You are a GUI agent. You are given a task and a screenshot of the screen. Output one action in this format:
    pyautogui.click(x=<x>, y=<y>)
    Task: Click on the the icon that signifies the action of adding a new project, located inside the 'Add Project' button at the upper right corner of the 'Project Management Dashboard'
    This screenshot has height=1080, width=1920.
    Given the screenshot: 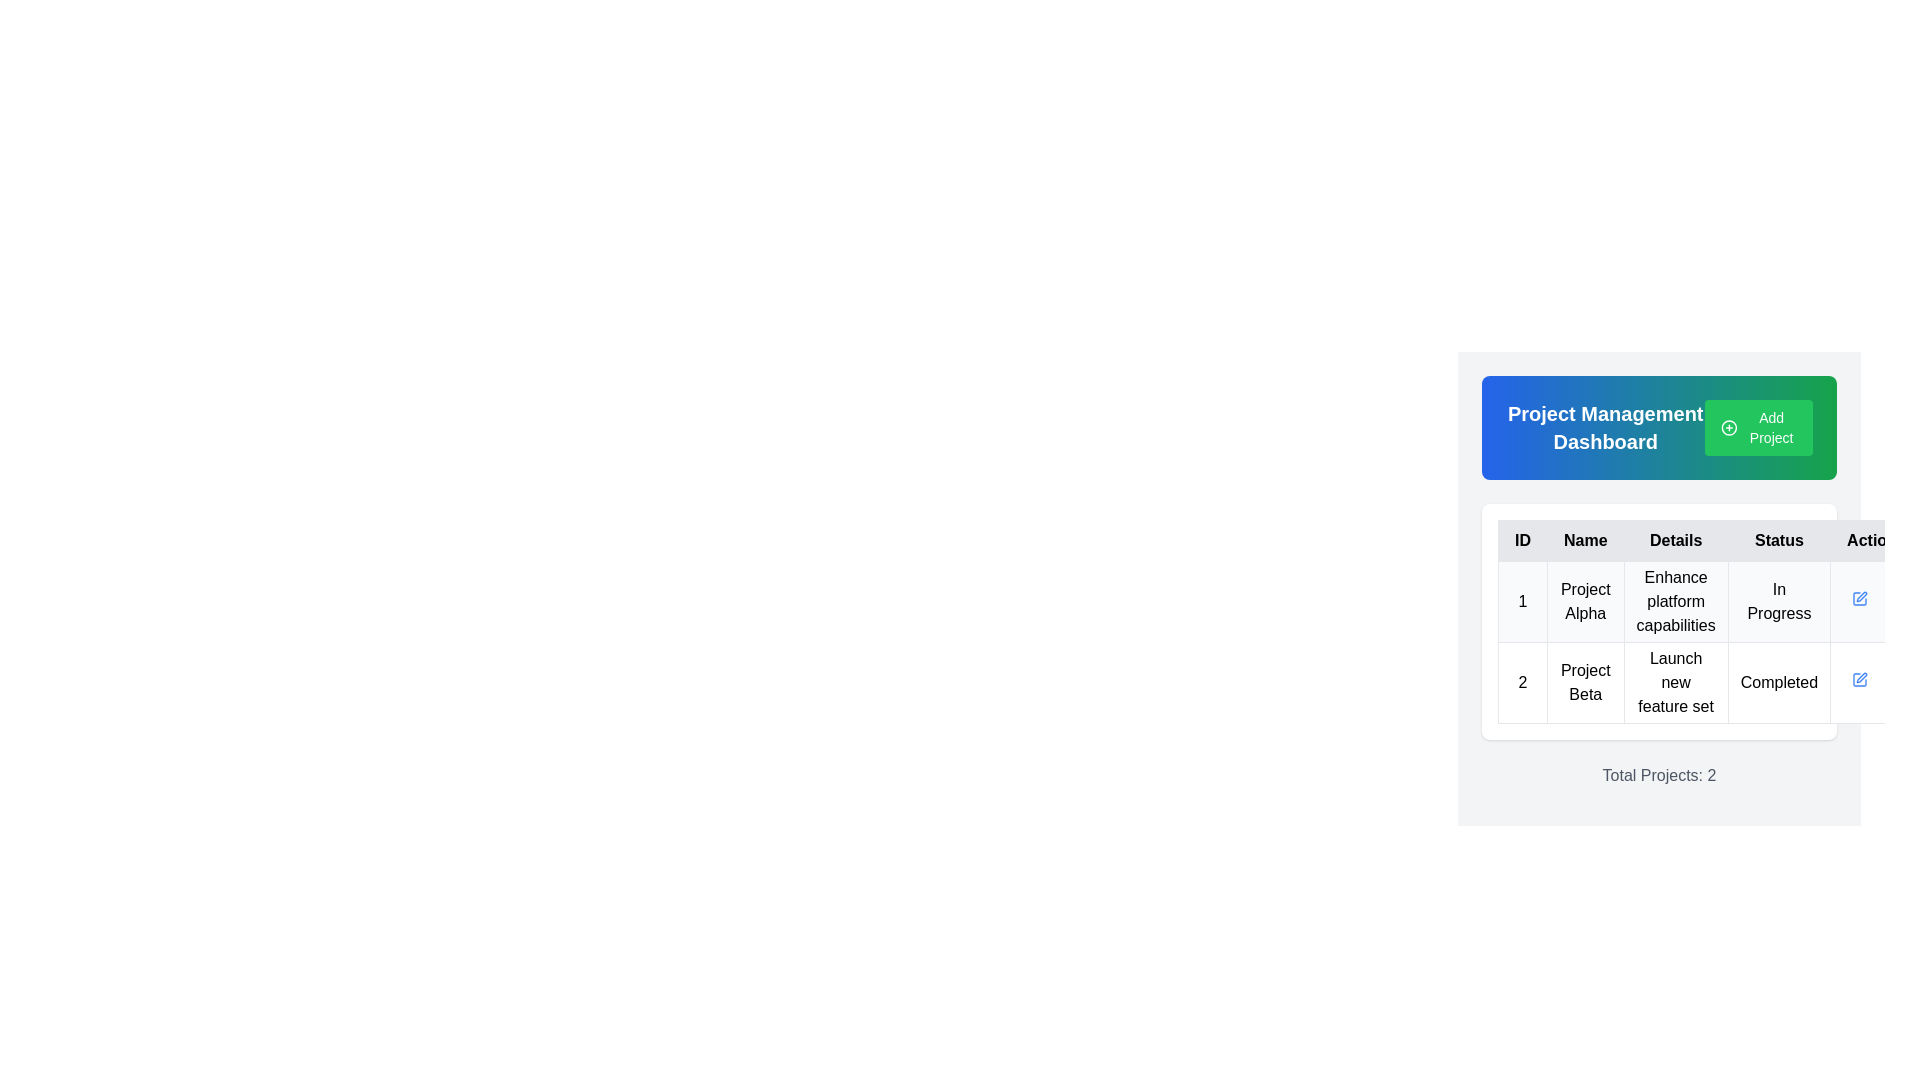 What is the action you would take?
    pyautogui.click(x=1728, y=427)
    